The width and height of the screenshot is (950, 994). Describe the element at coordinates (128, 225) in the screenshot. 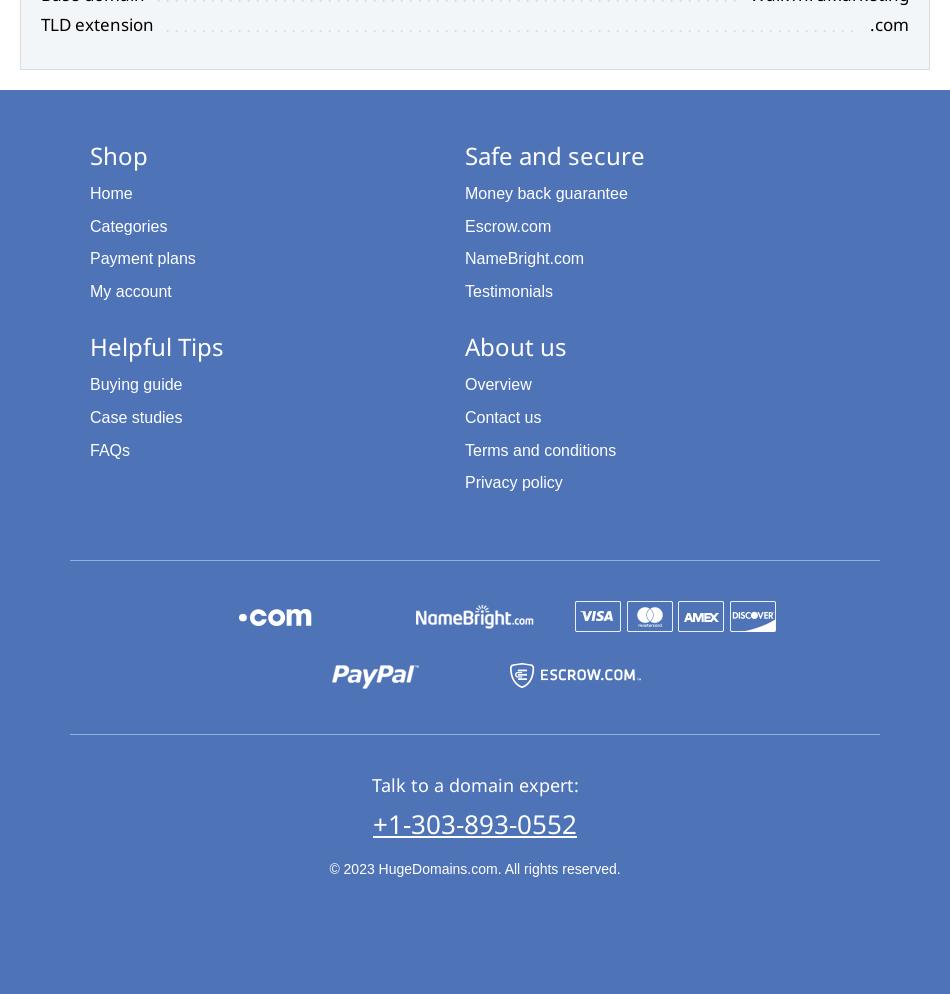

I see `'Categories'` at that location.